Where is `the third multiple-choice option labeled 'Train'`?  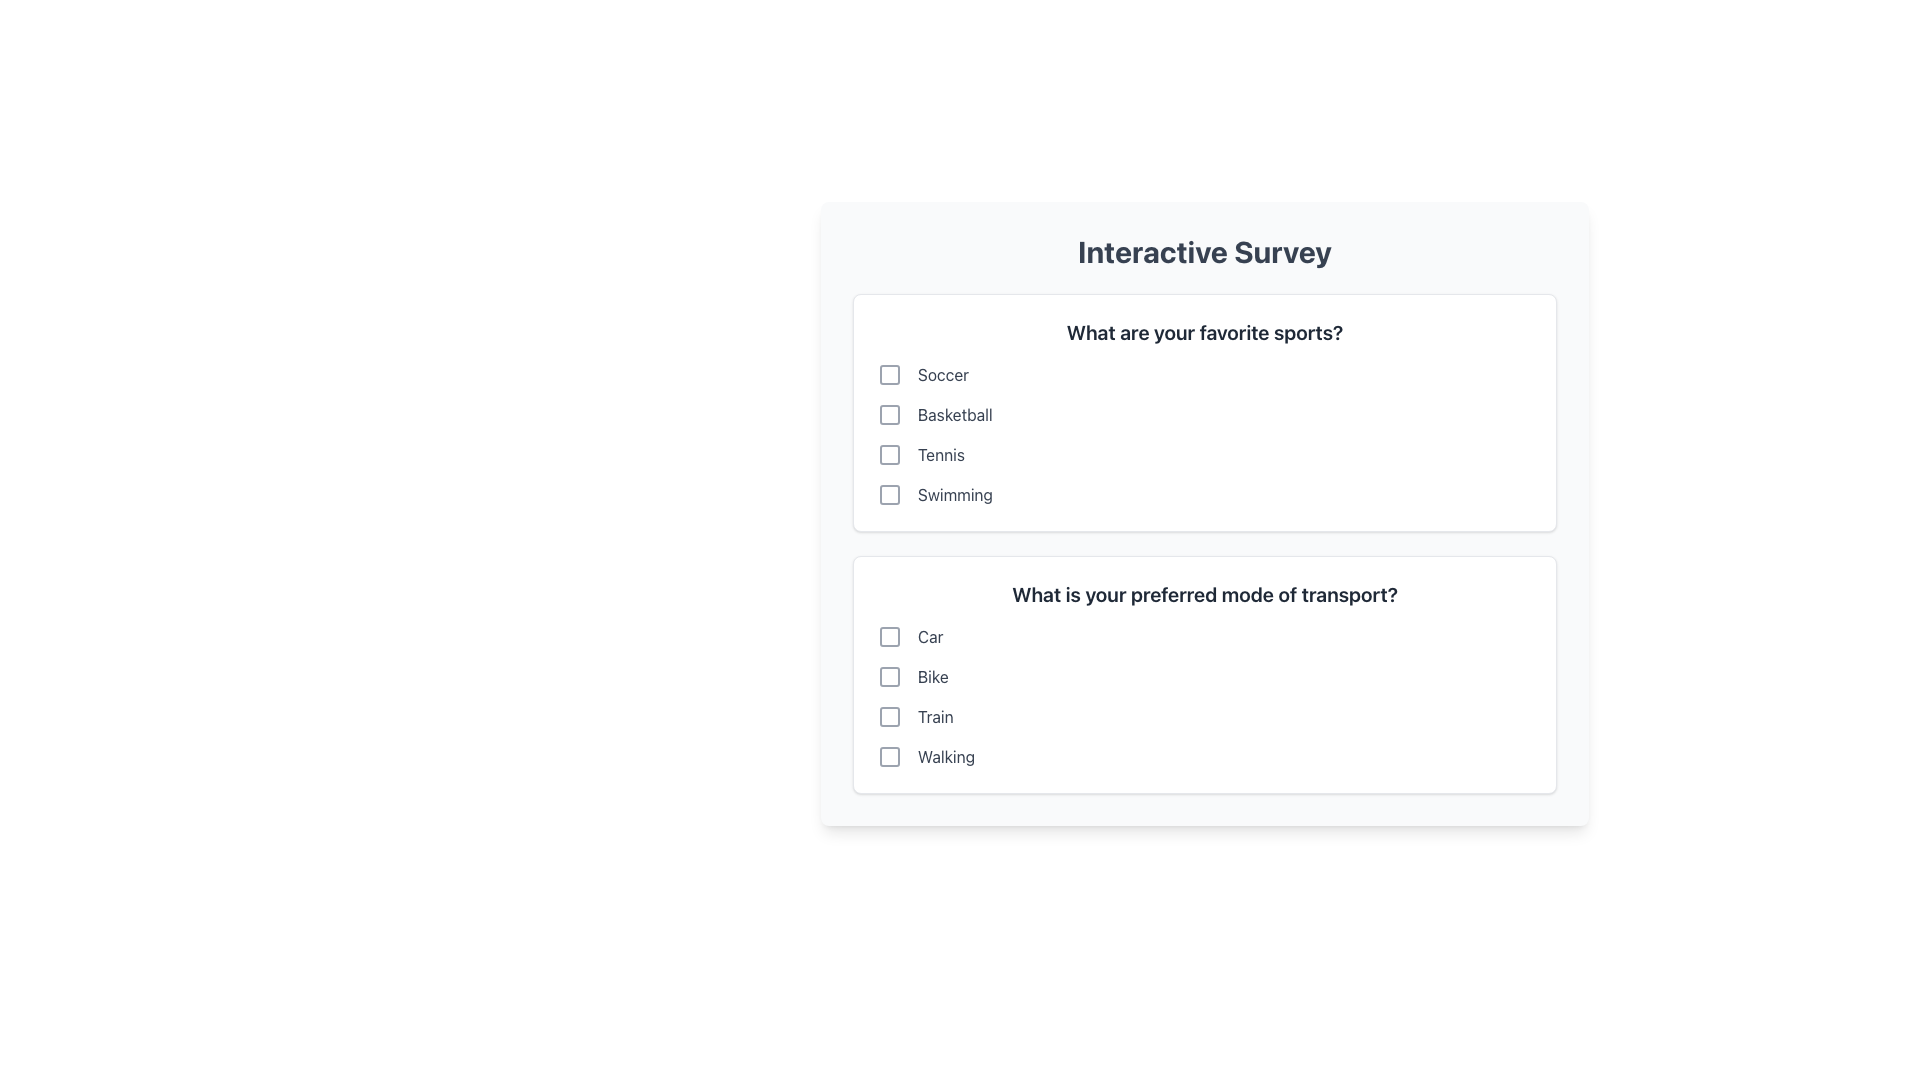 the third multiple-choice option labeled 'Train' is located at coordinates (1203, 716).